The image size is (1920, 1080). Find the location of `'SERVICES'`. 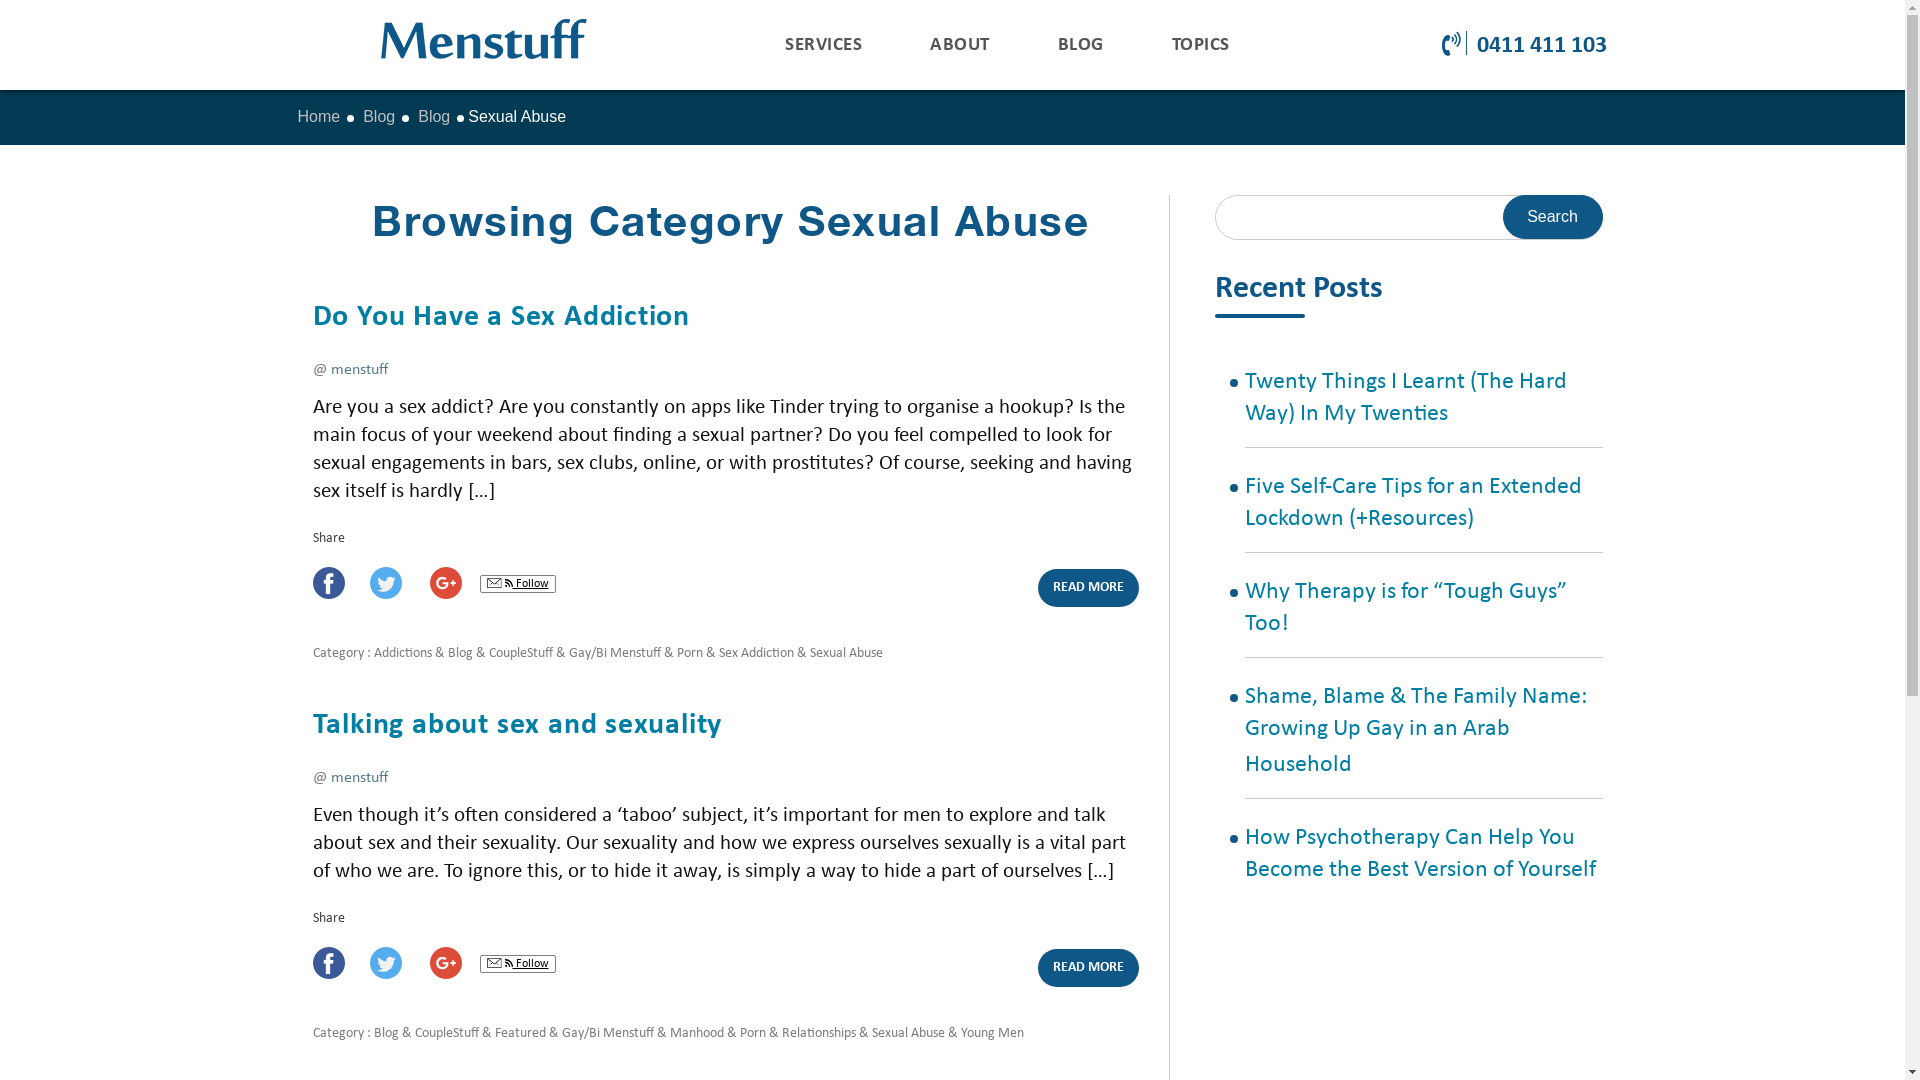

'SERVICES' is located at coordinates (784, 45).